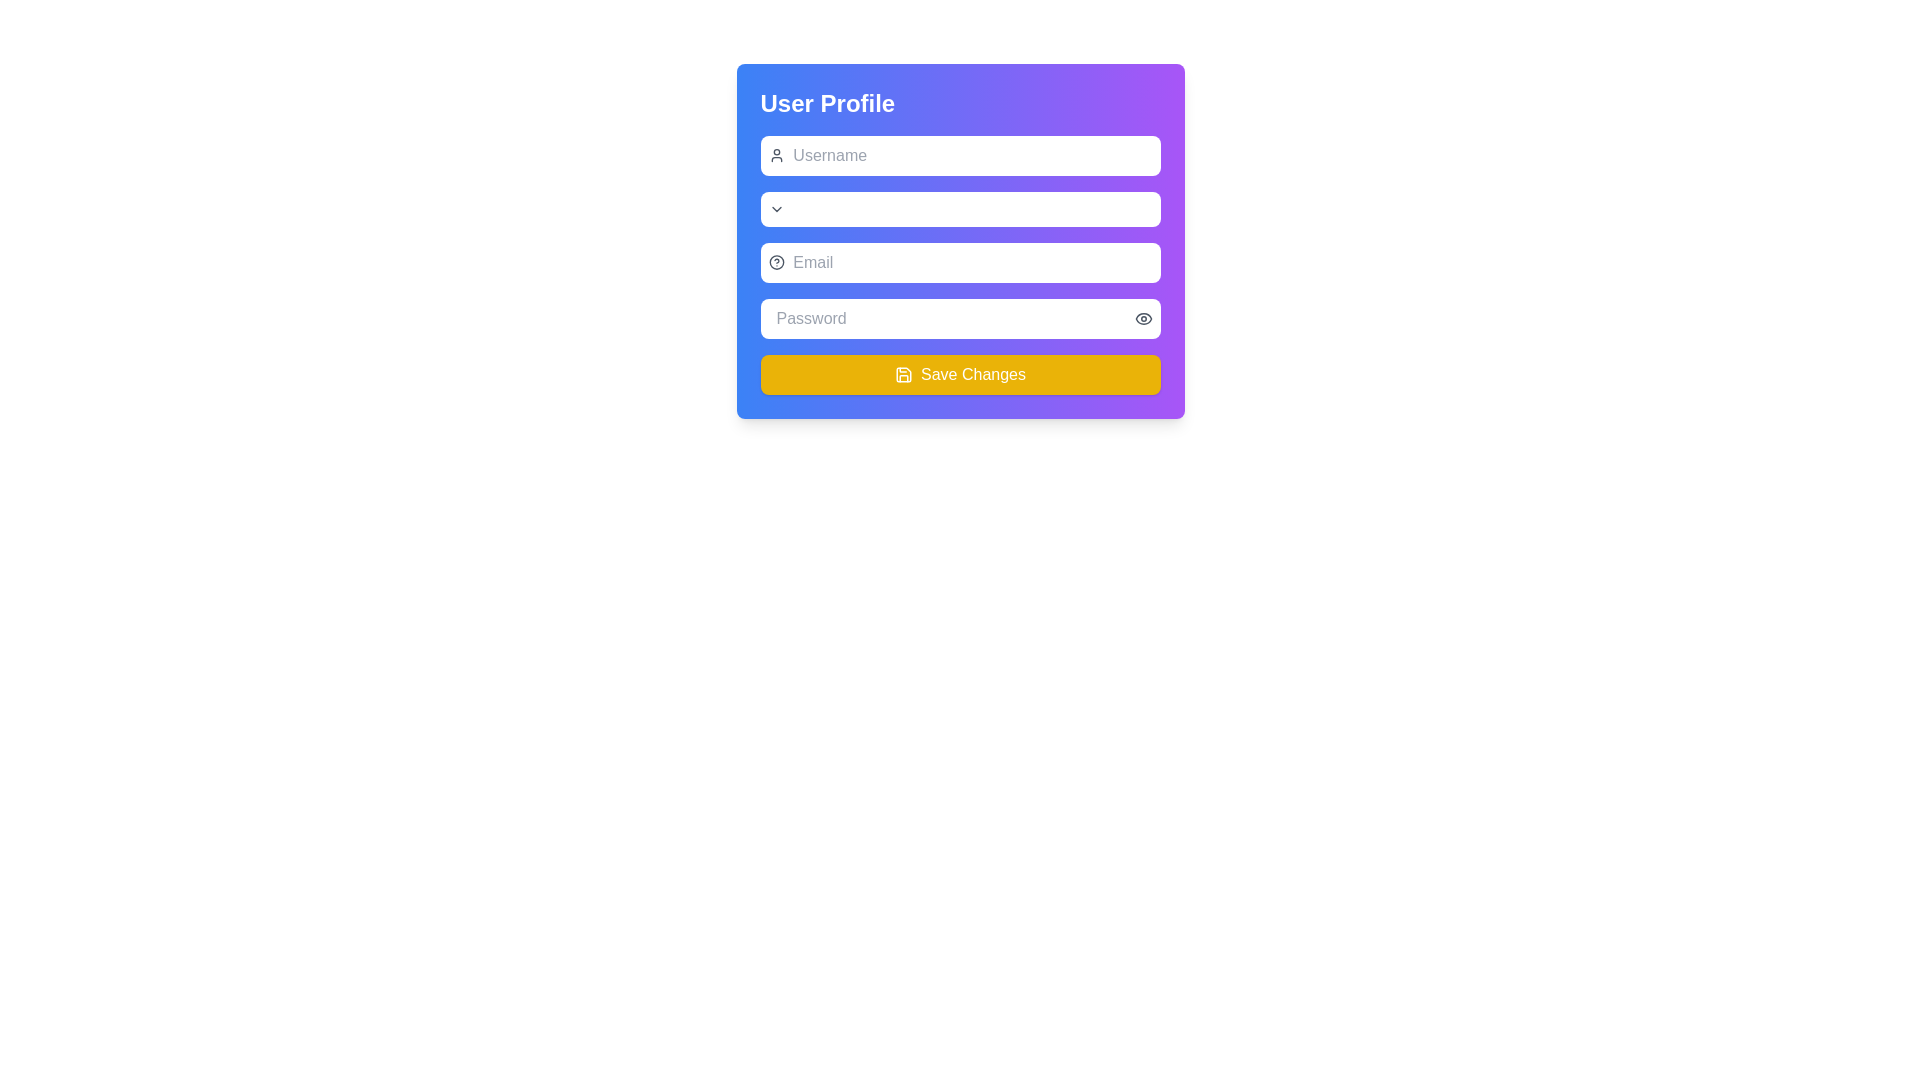  Describe the element at coordinates (960, 261) in the screenshot. I see `the email input field in the 'User Profile' section to potentially display a tooltip` at that location.